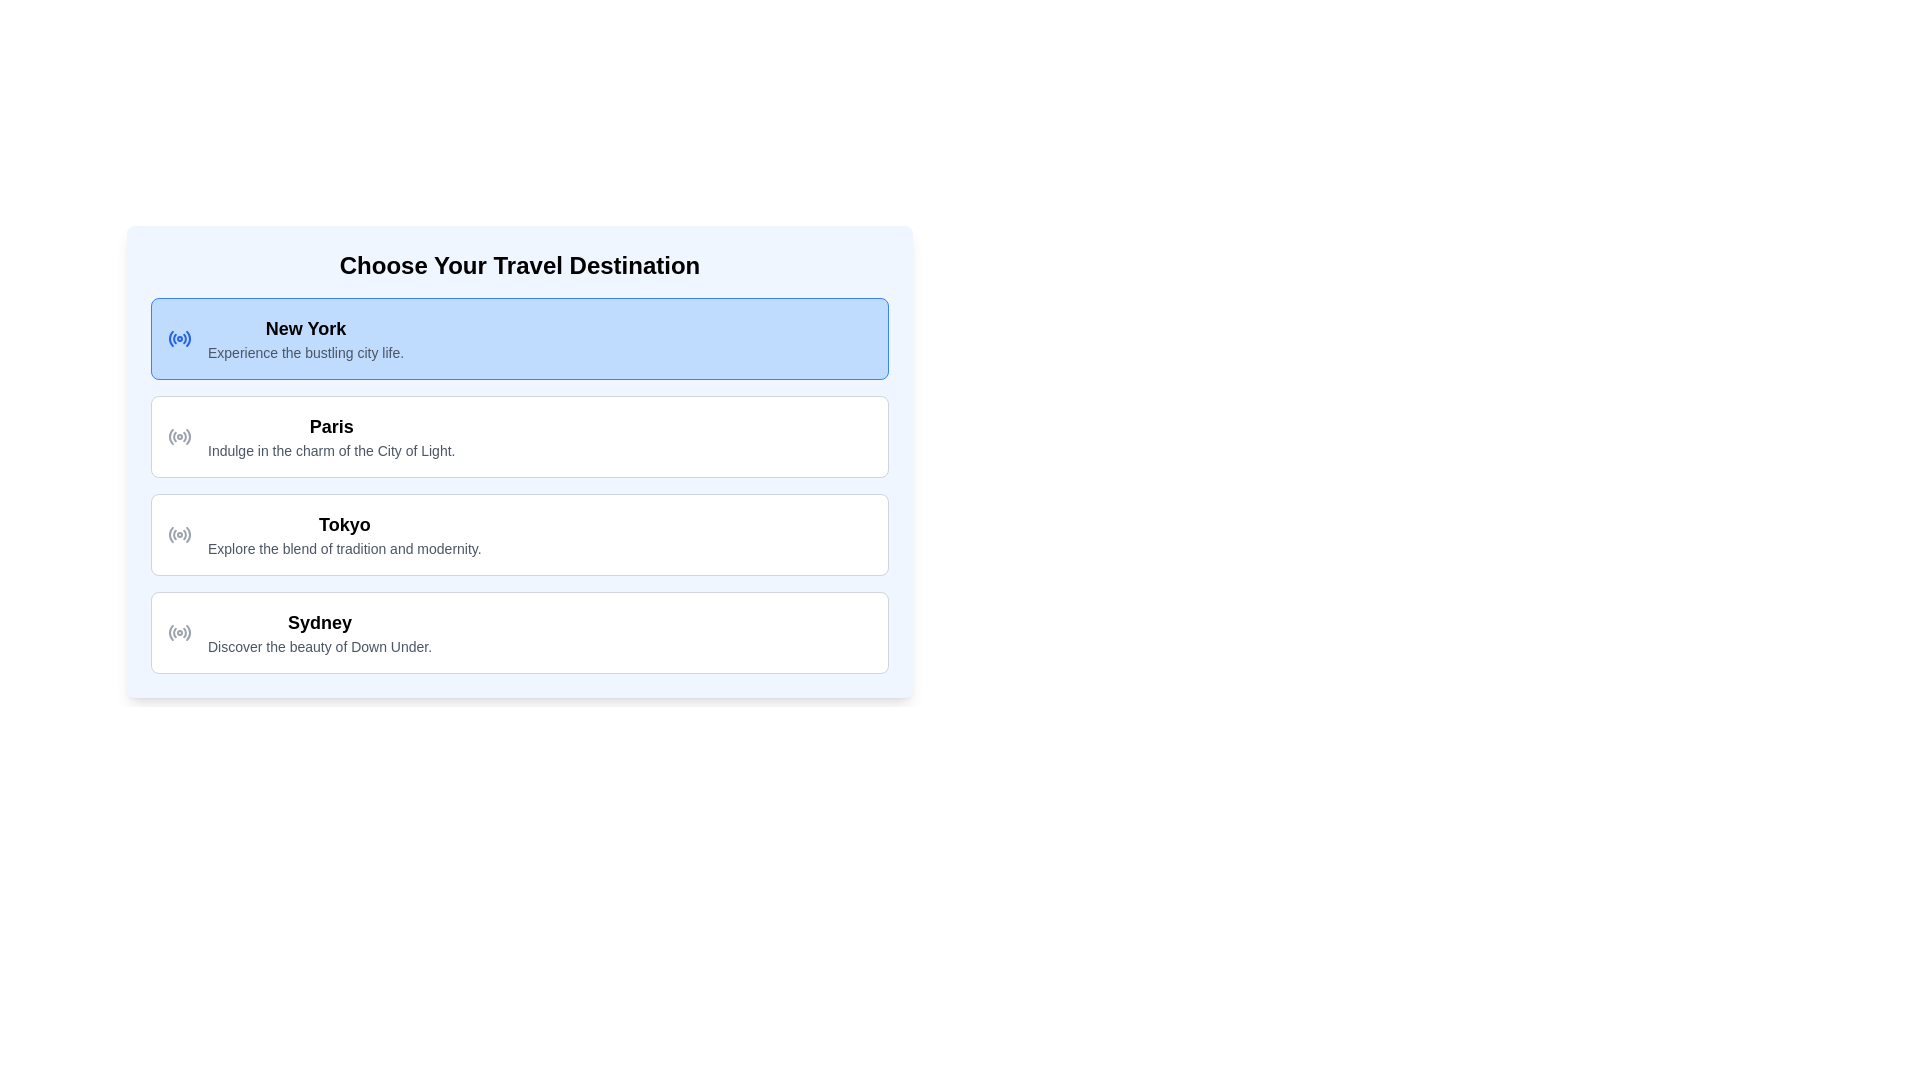 Image resolution: width=1920 pixels, height=1080 pixels. What do you see at coordinates (344, 548) in the screenshot?
I see `text element that displays 'Explore the blend of tradition and modernity.' positioned beneath the 'Tokyo' heading in the travel destinations list` at bounding box center [344, 548].